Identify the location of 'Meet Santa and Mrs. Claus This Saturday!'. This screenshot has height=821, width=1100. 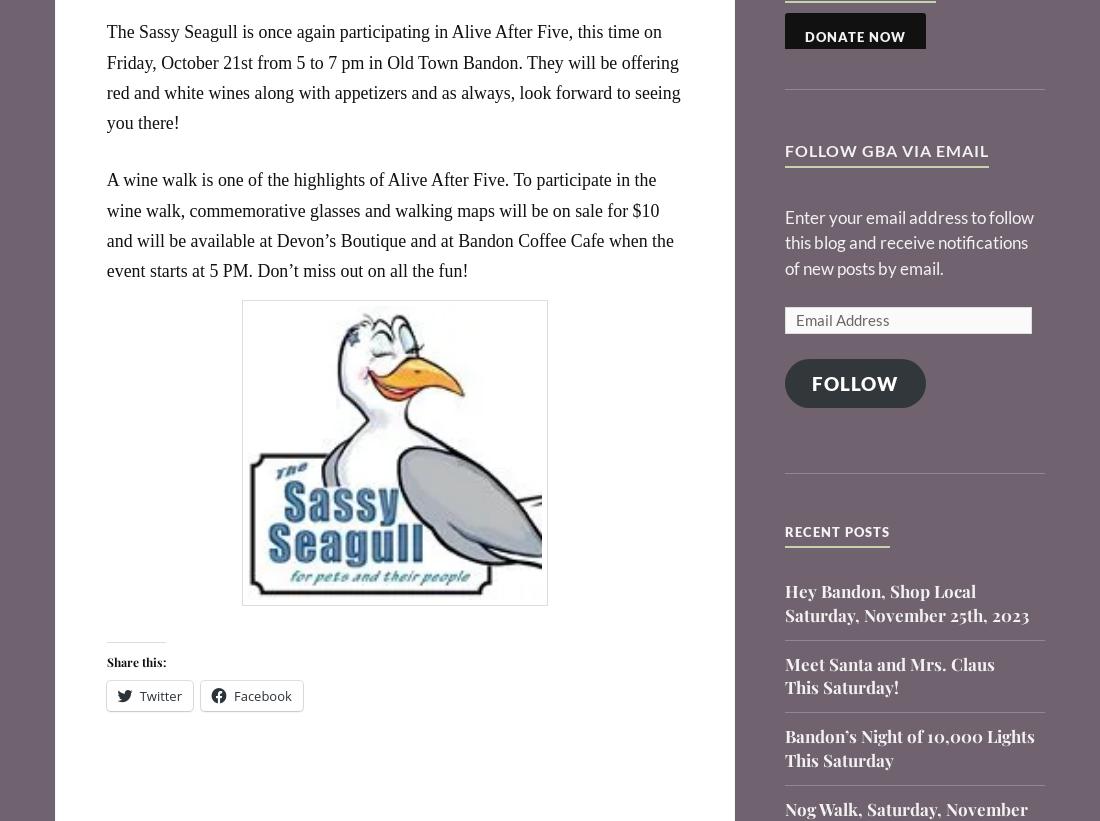
(888, 674).